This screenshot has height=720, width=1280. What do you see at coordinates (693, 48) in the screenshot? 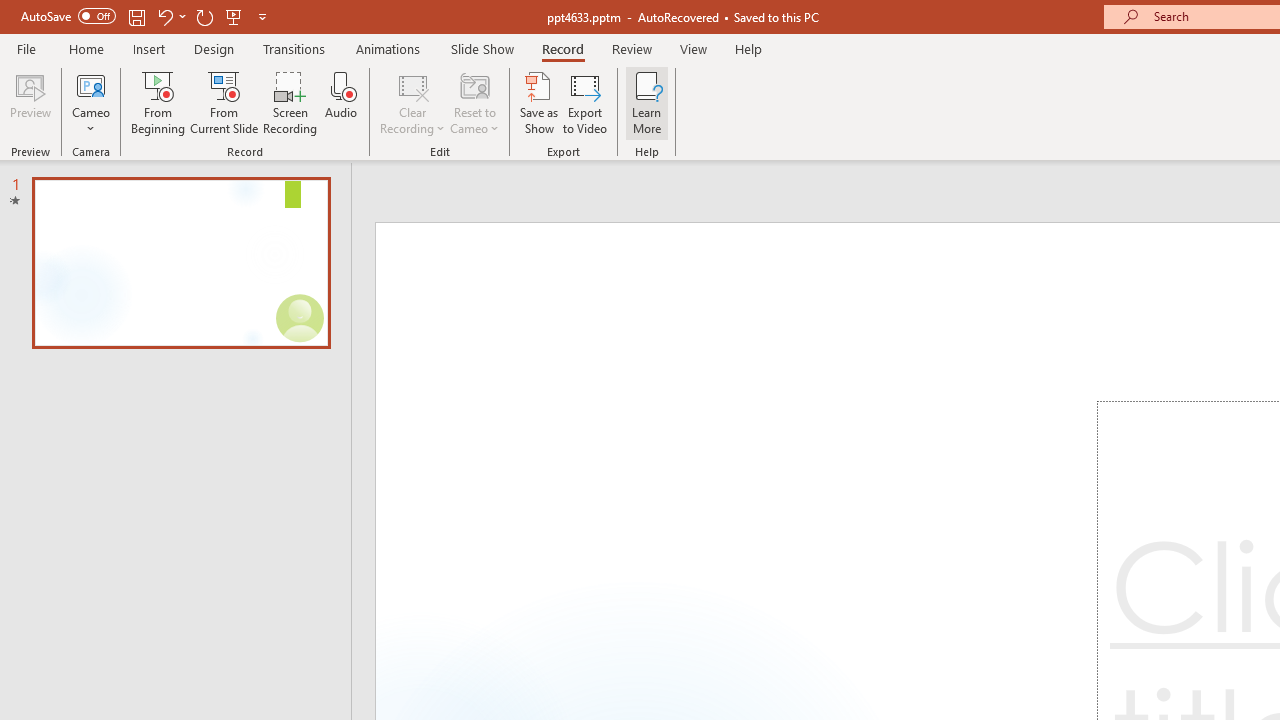
I see `'View'` at bounding box center [693, 48].